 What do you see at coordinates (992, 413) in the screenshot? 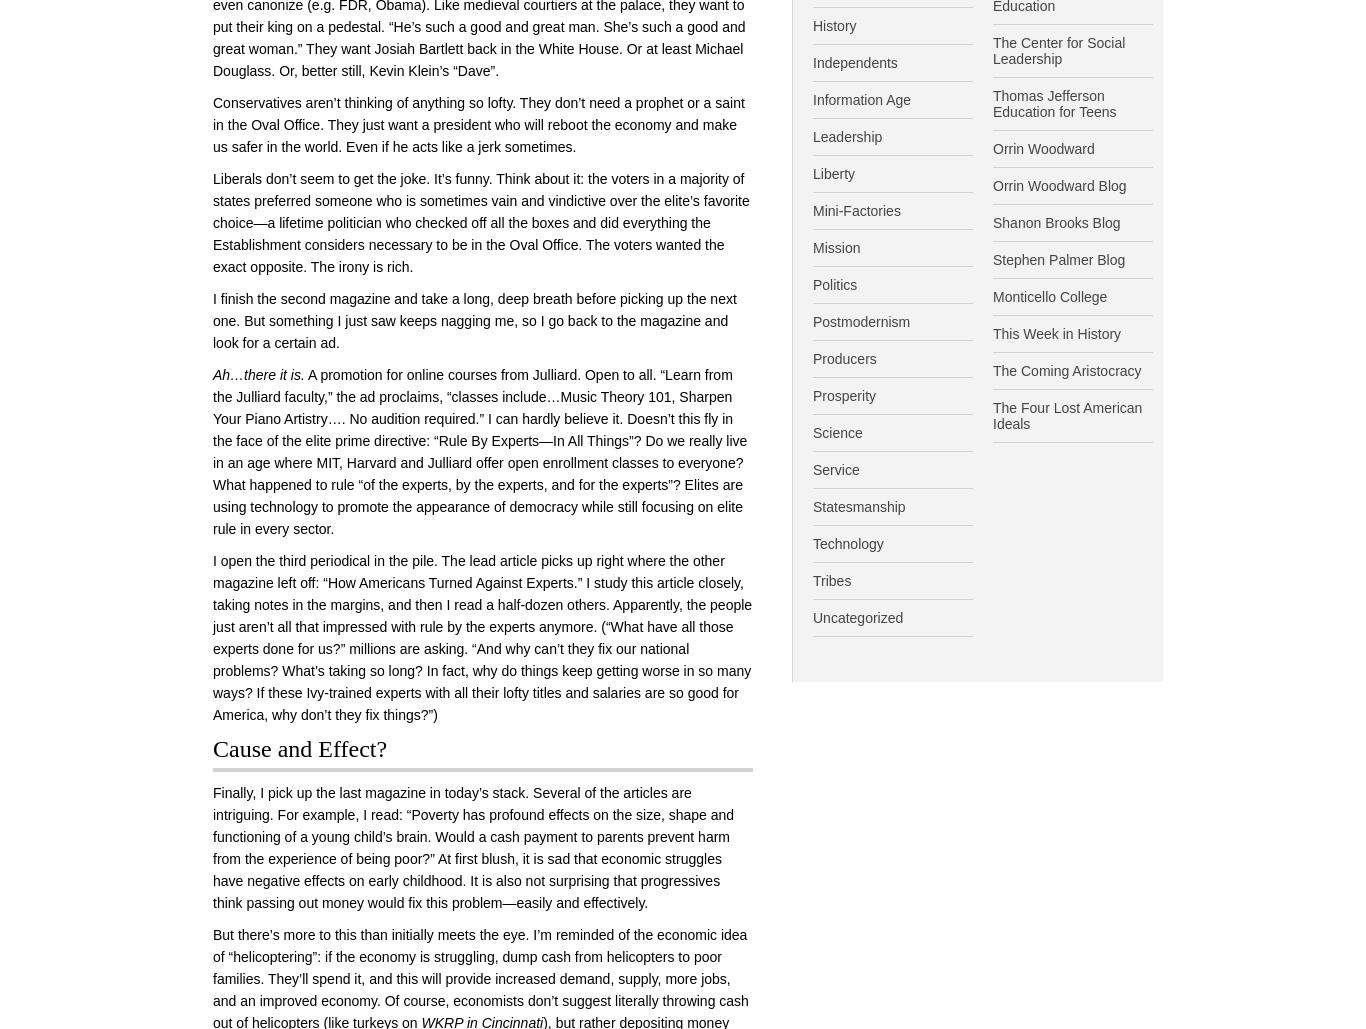
I see `'The Four Lost American Ideals'` at bounding box center [992, 413].